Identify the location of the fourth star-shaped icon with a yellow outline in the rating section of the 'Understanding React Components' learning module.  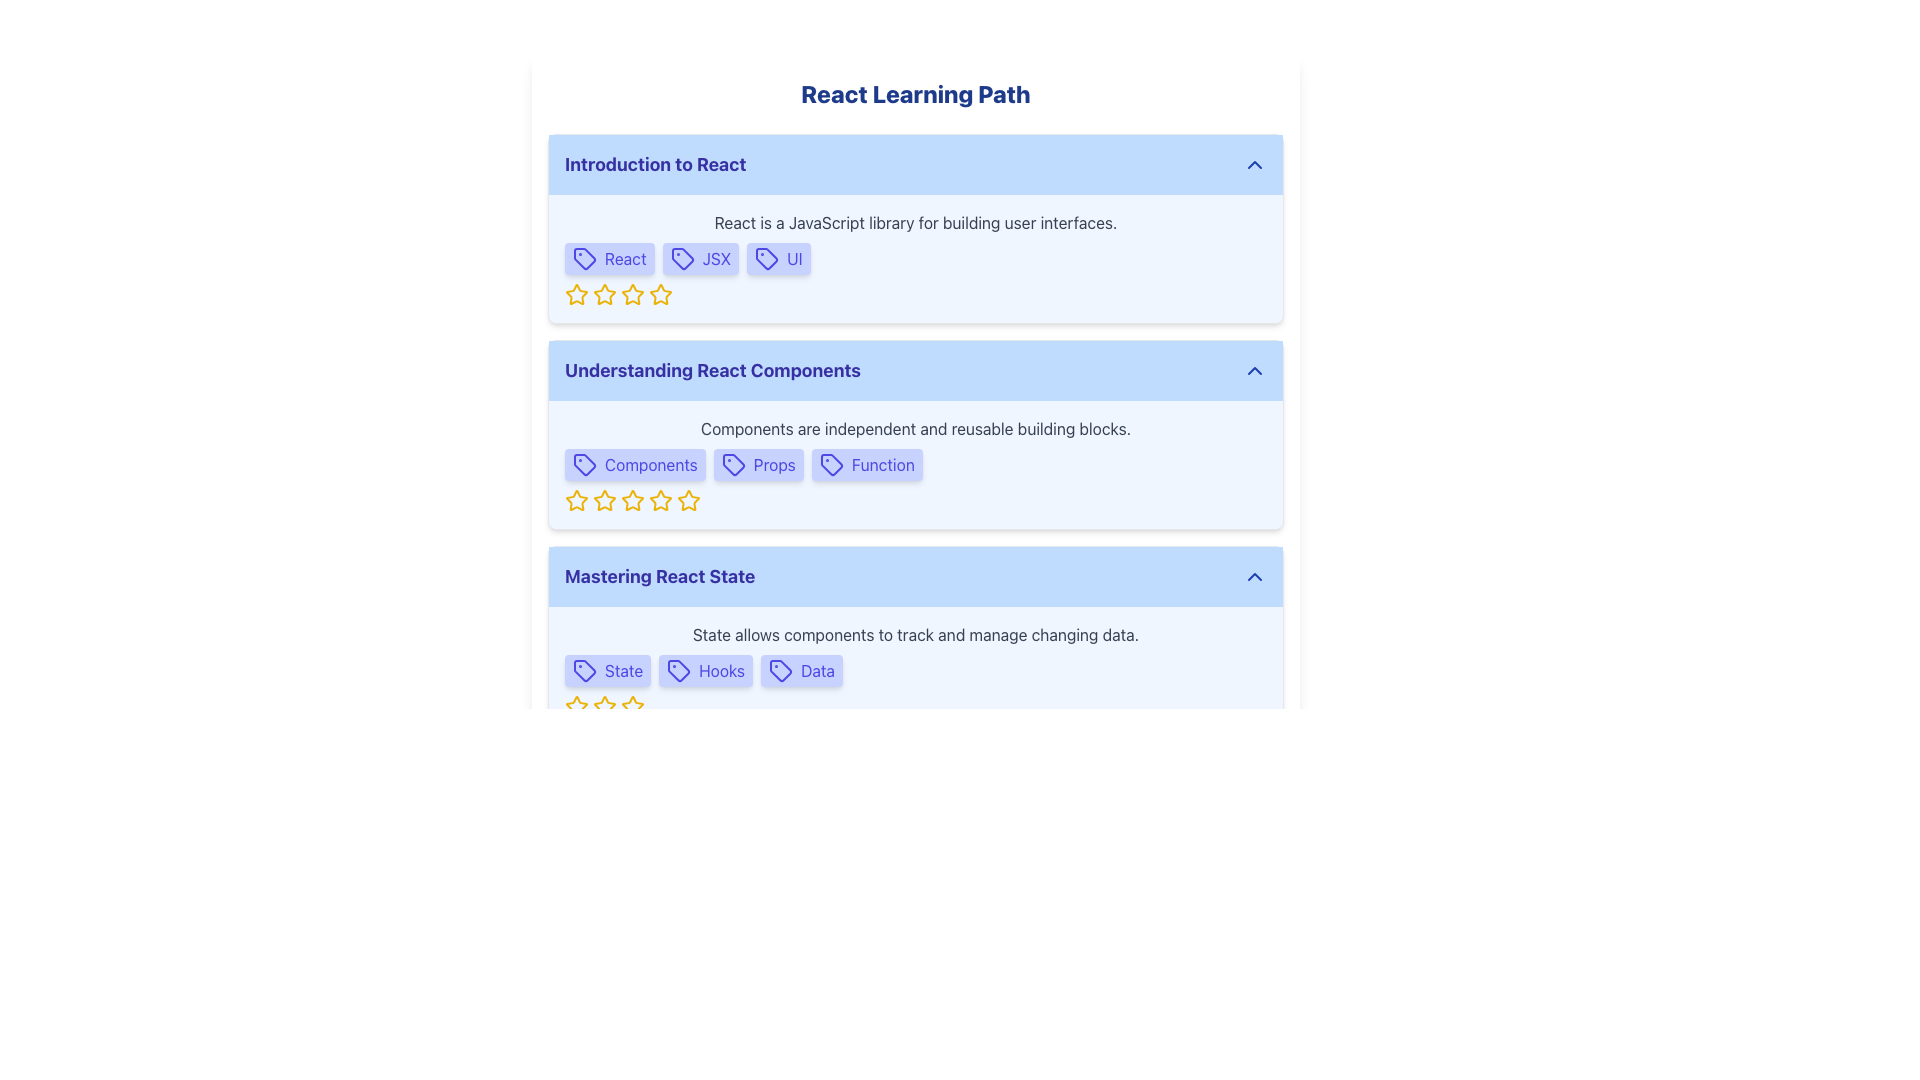
(632, 500).